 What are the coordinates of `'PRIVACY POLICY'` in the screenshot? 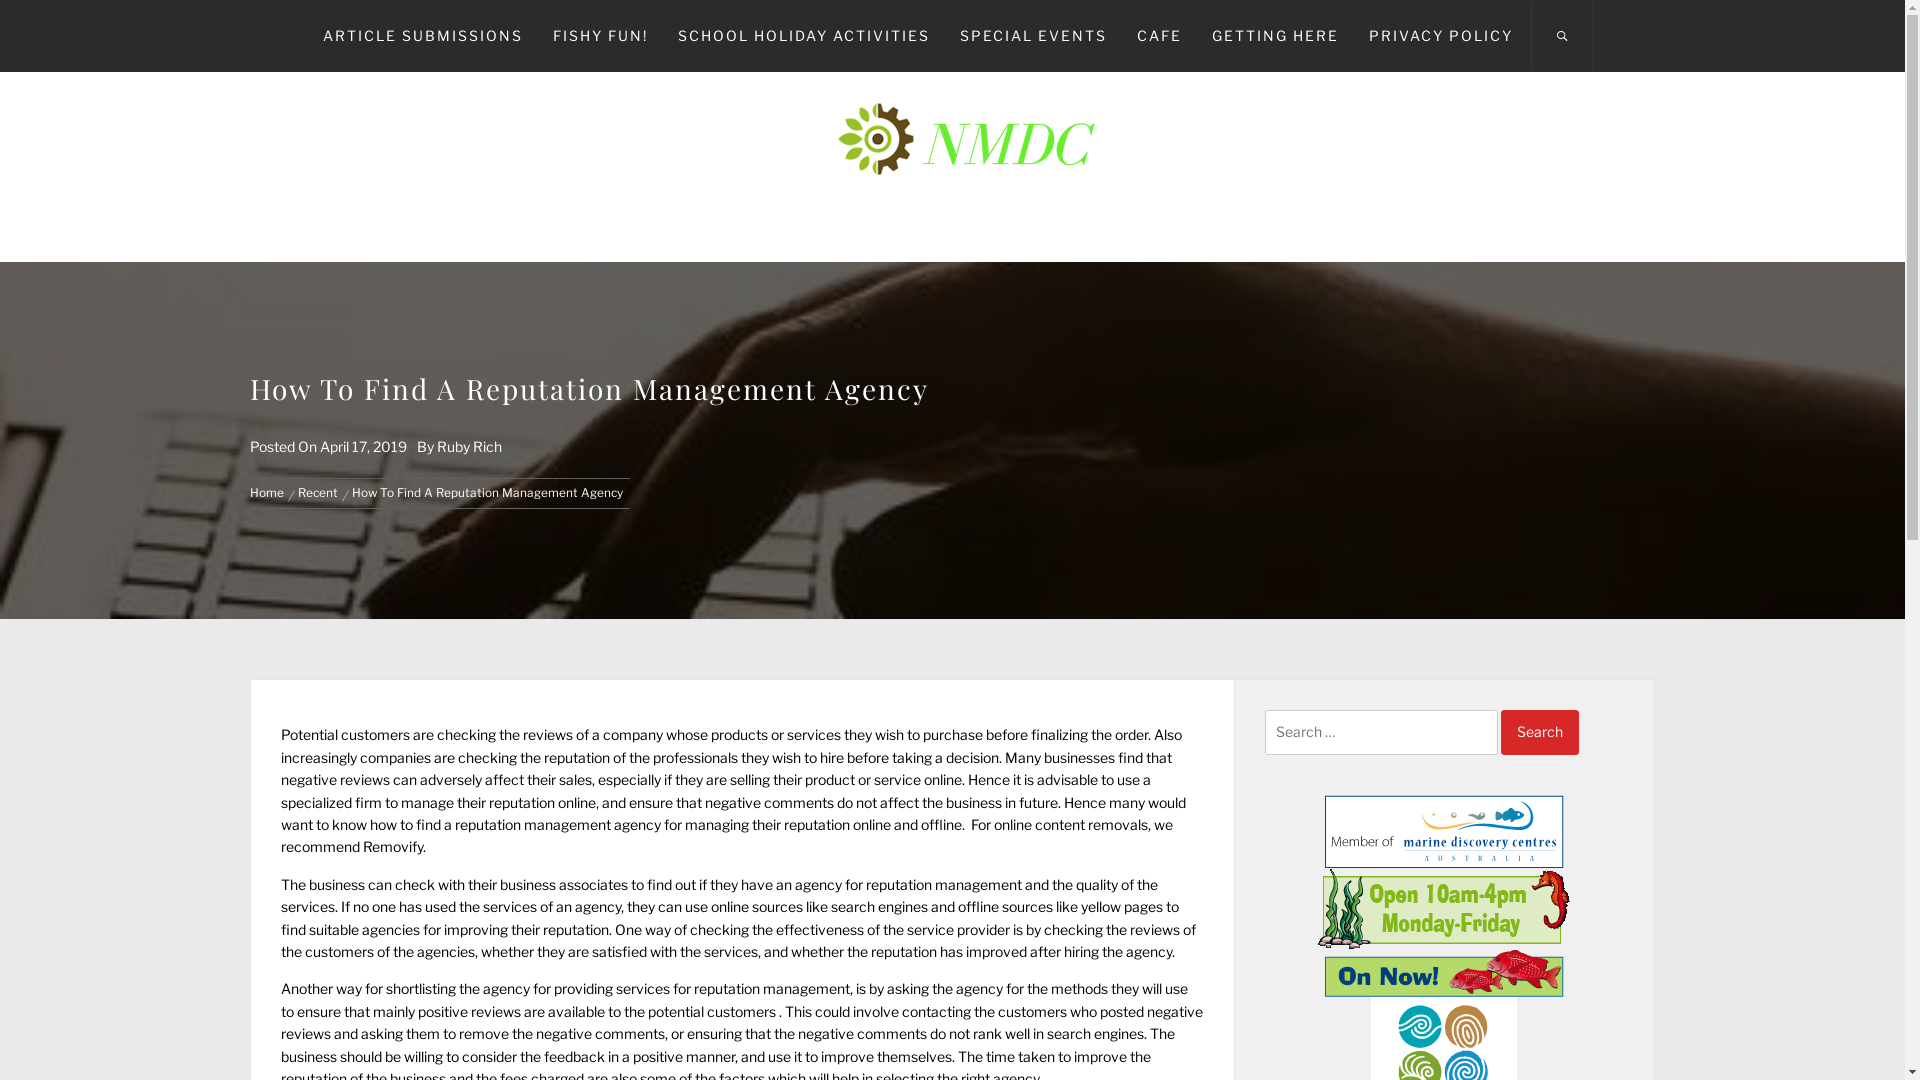 It's located at (1440, 35).